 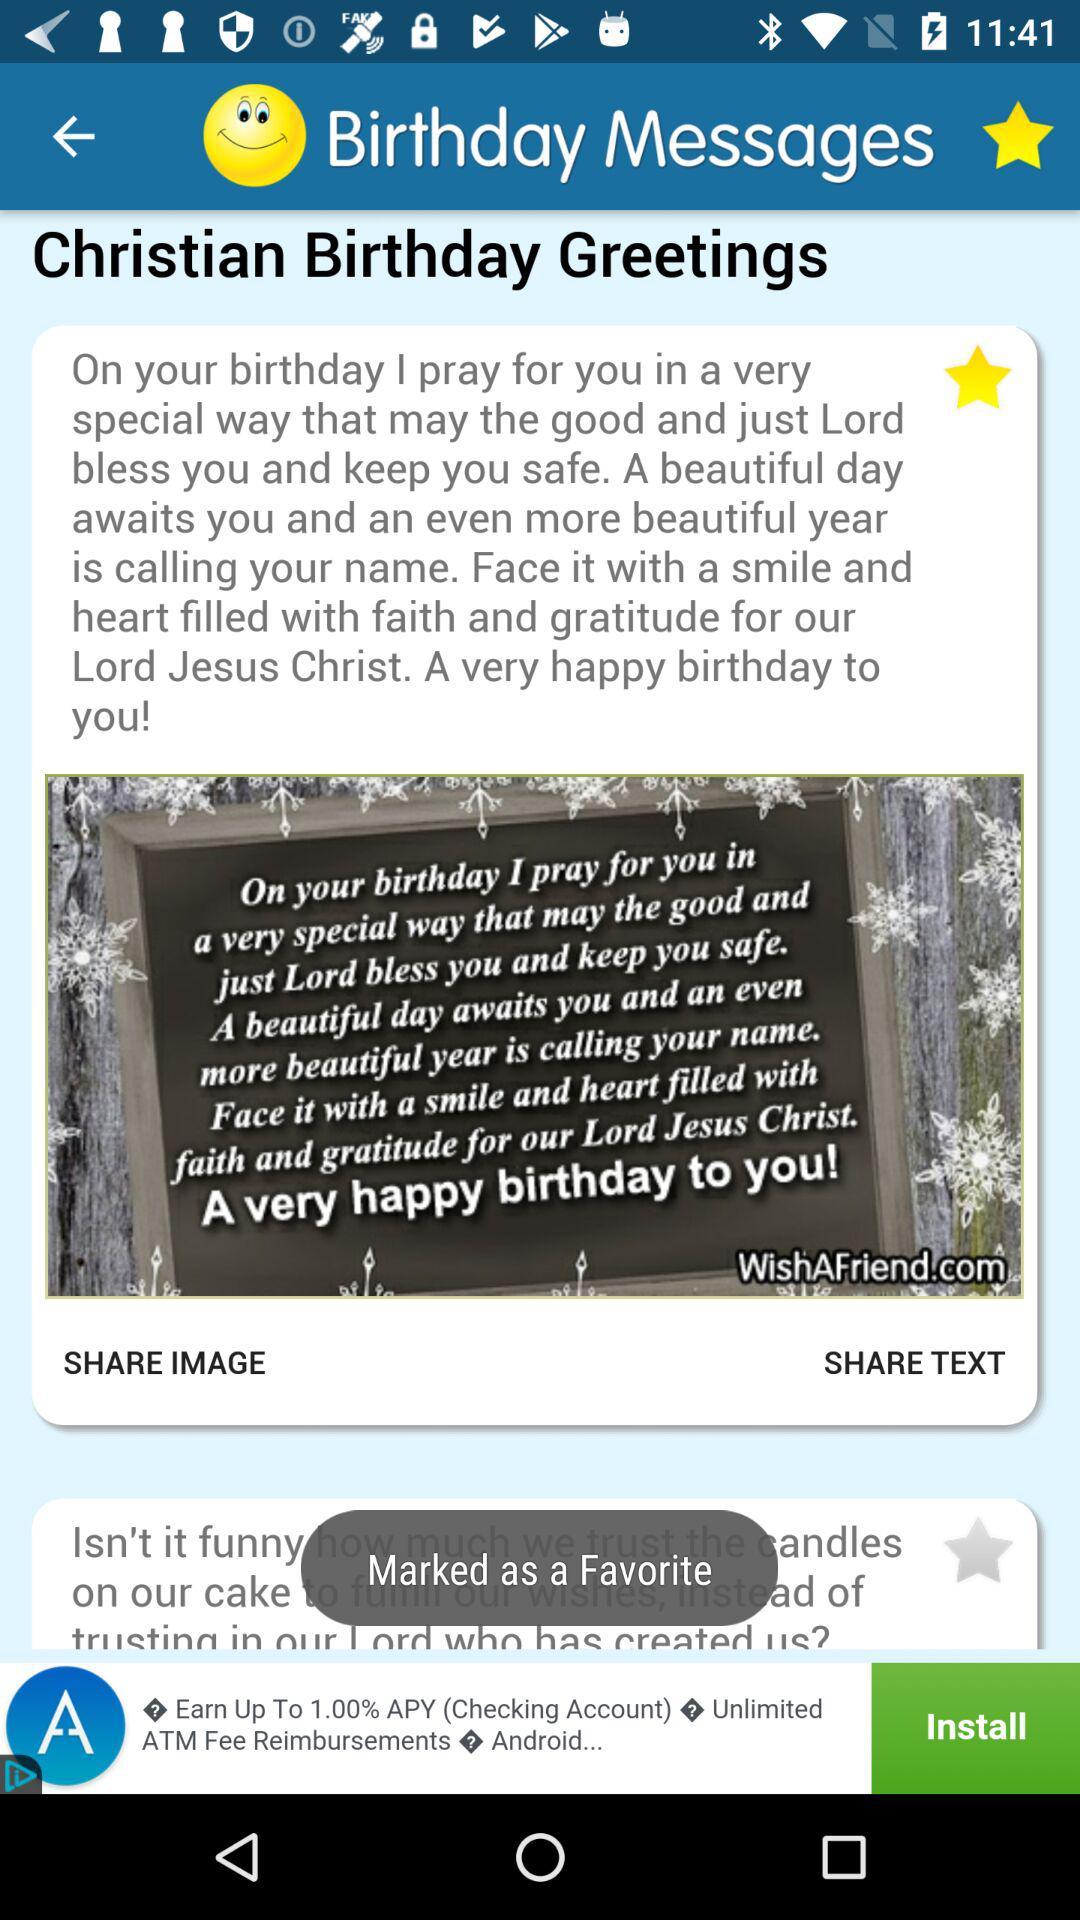 What do you see at coordinates (177, 1361) in the screenshot?
I see `the share image` at bounding box center [177, 1361].